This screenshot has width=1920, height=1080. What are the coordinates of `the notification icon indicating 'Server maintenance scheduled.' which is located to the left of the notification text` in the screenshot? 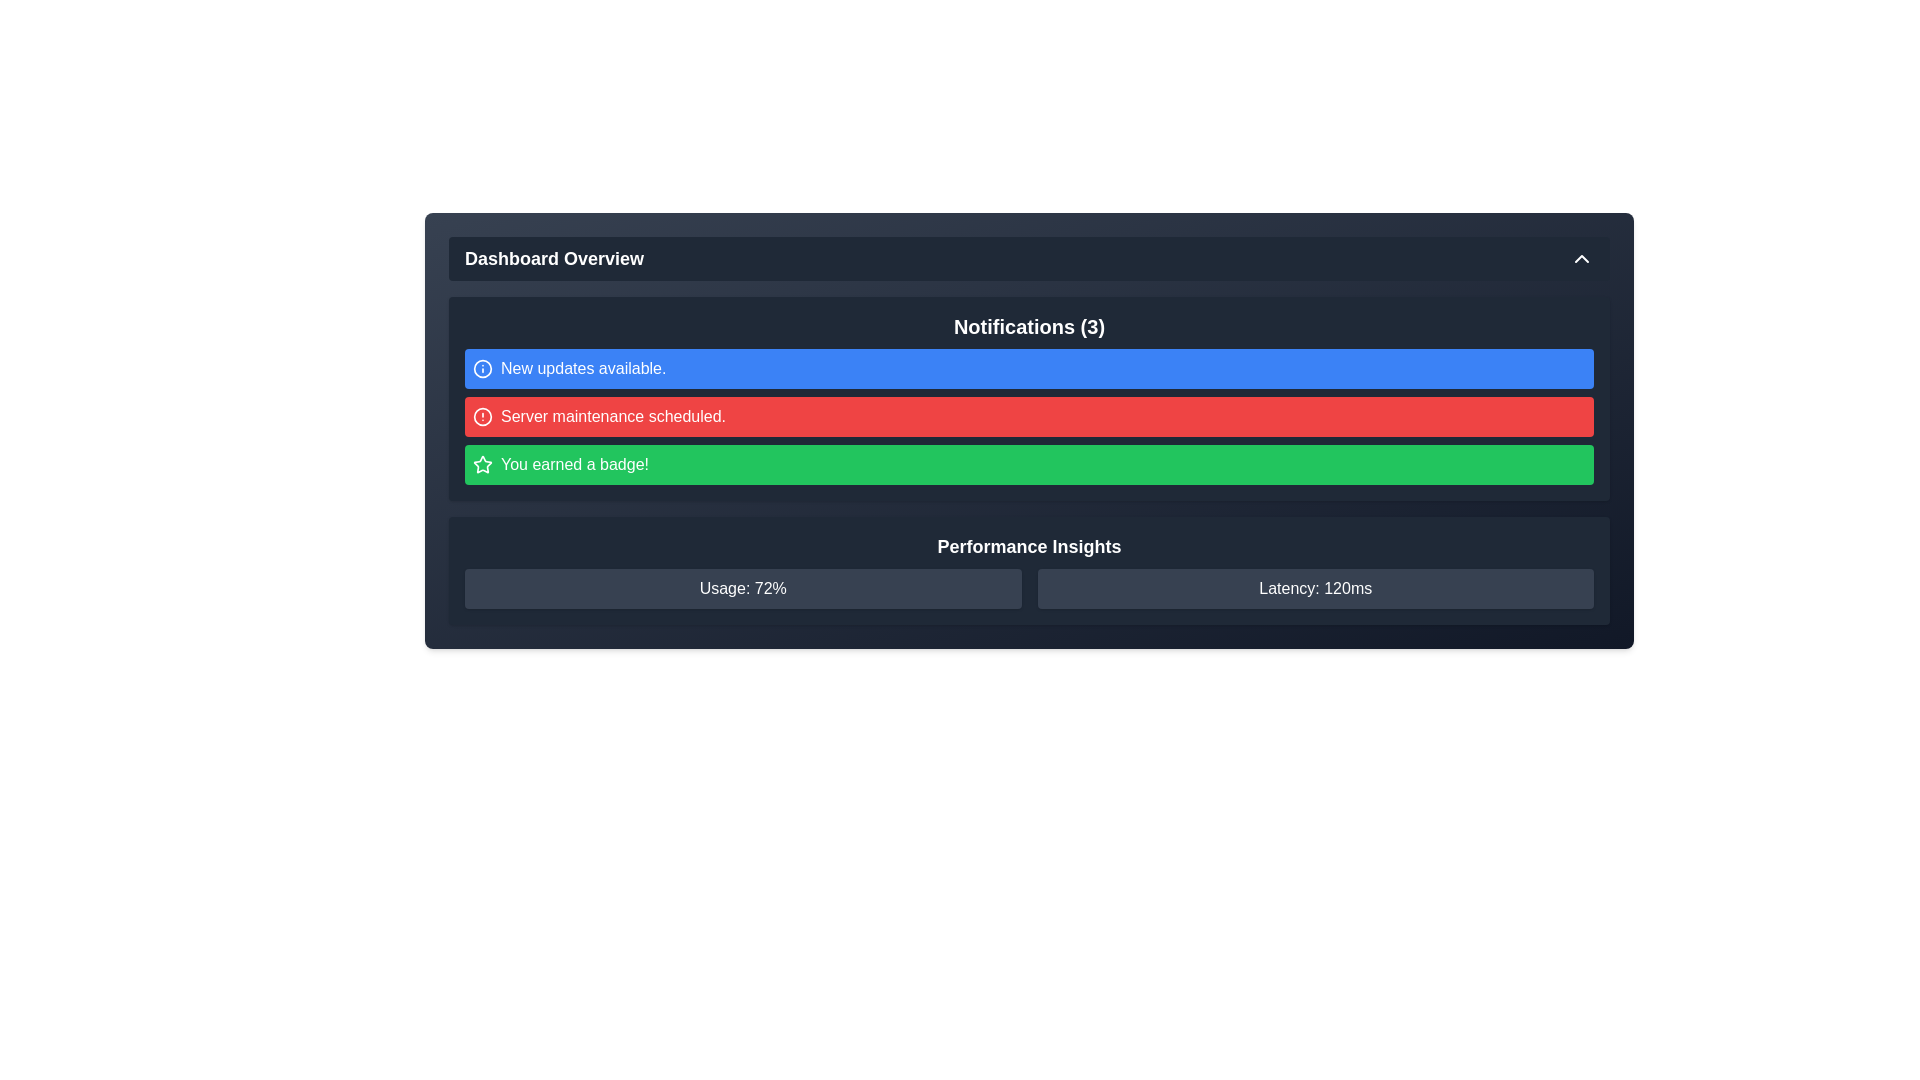 It's located at (483, 415).